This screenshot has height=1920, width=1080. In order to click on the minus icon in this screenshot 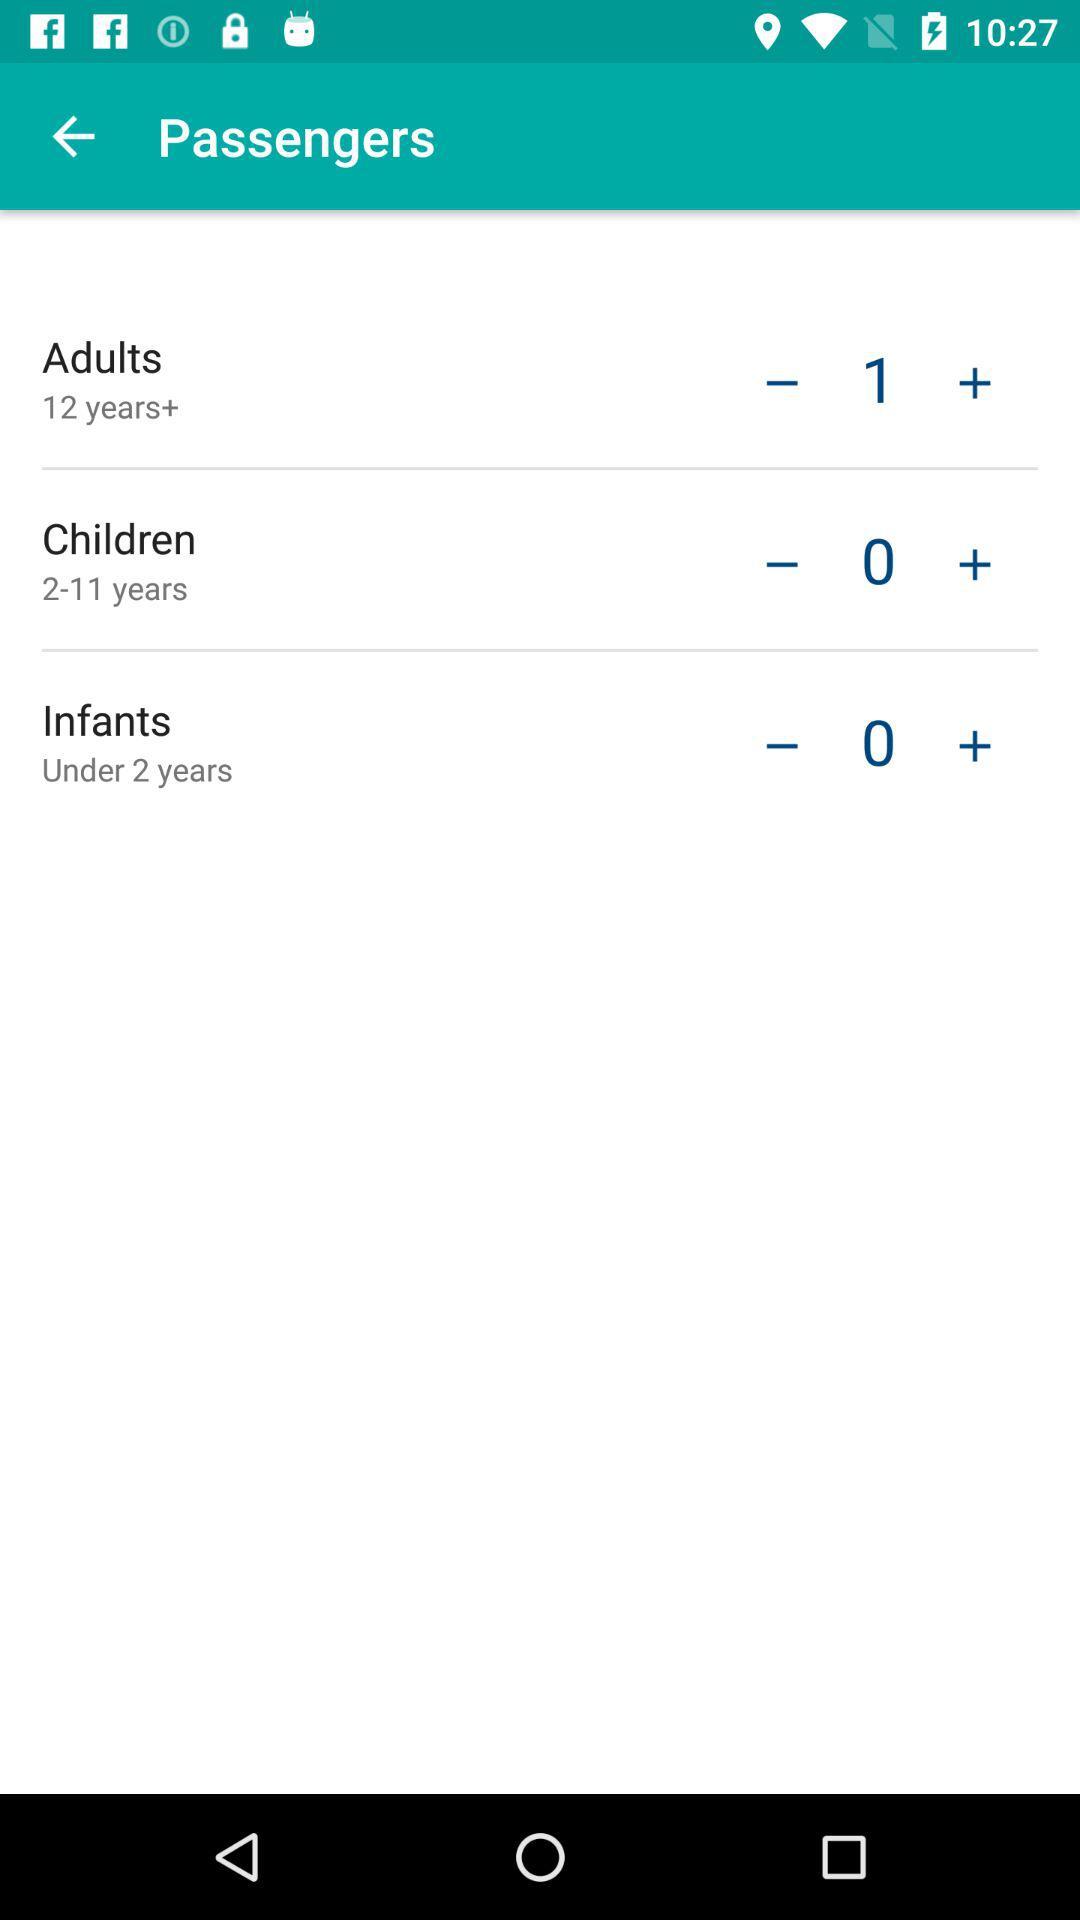, I will do `click(781, 742)`.